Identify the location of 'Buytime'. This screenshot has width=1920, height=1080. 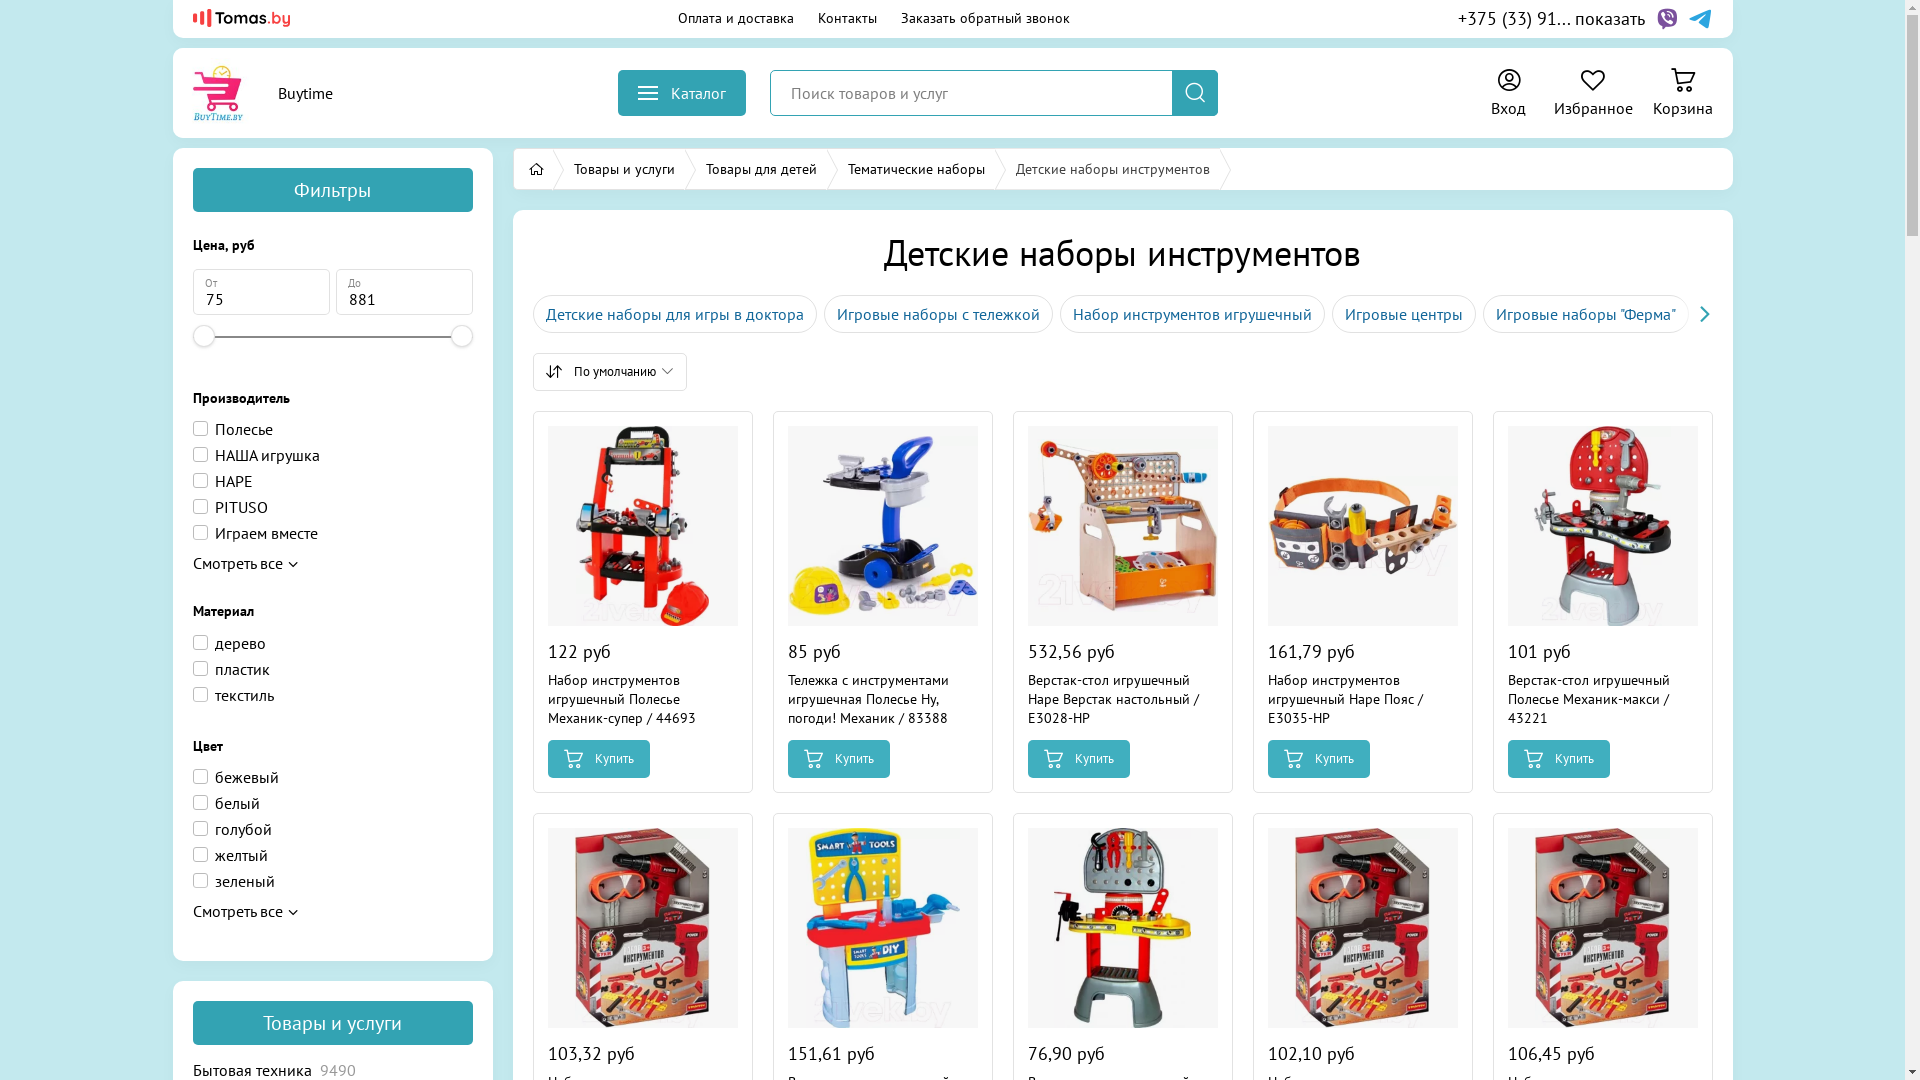
(251, 92).